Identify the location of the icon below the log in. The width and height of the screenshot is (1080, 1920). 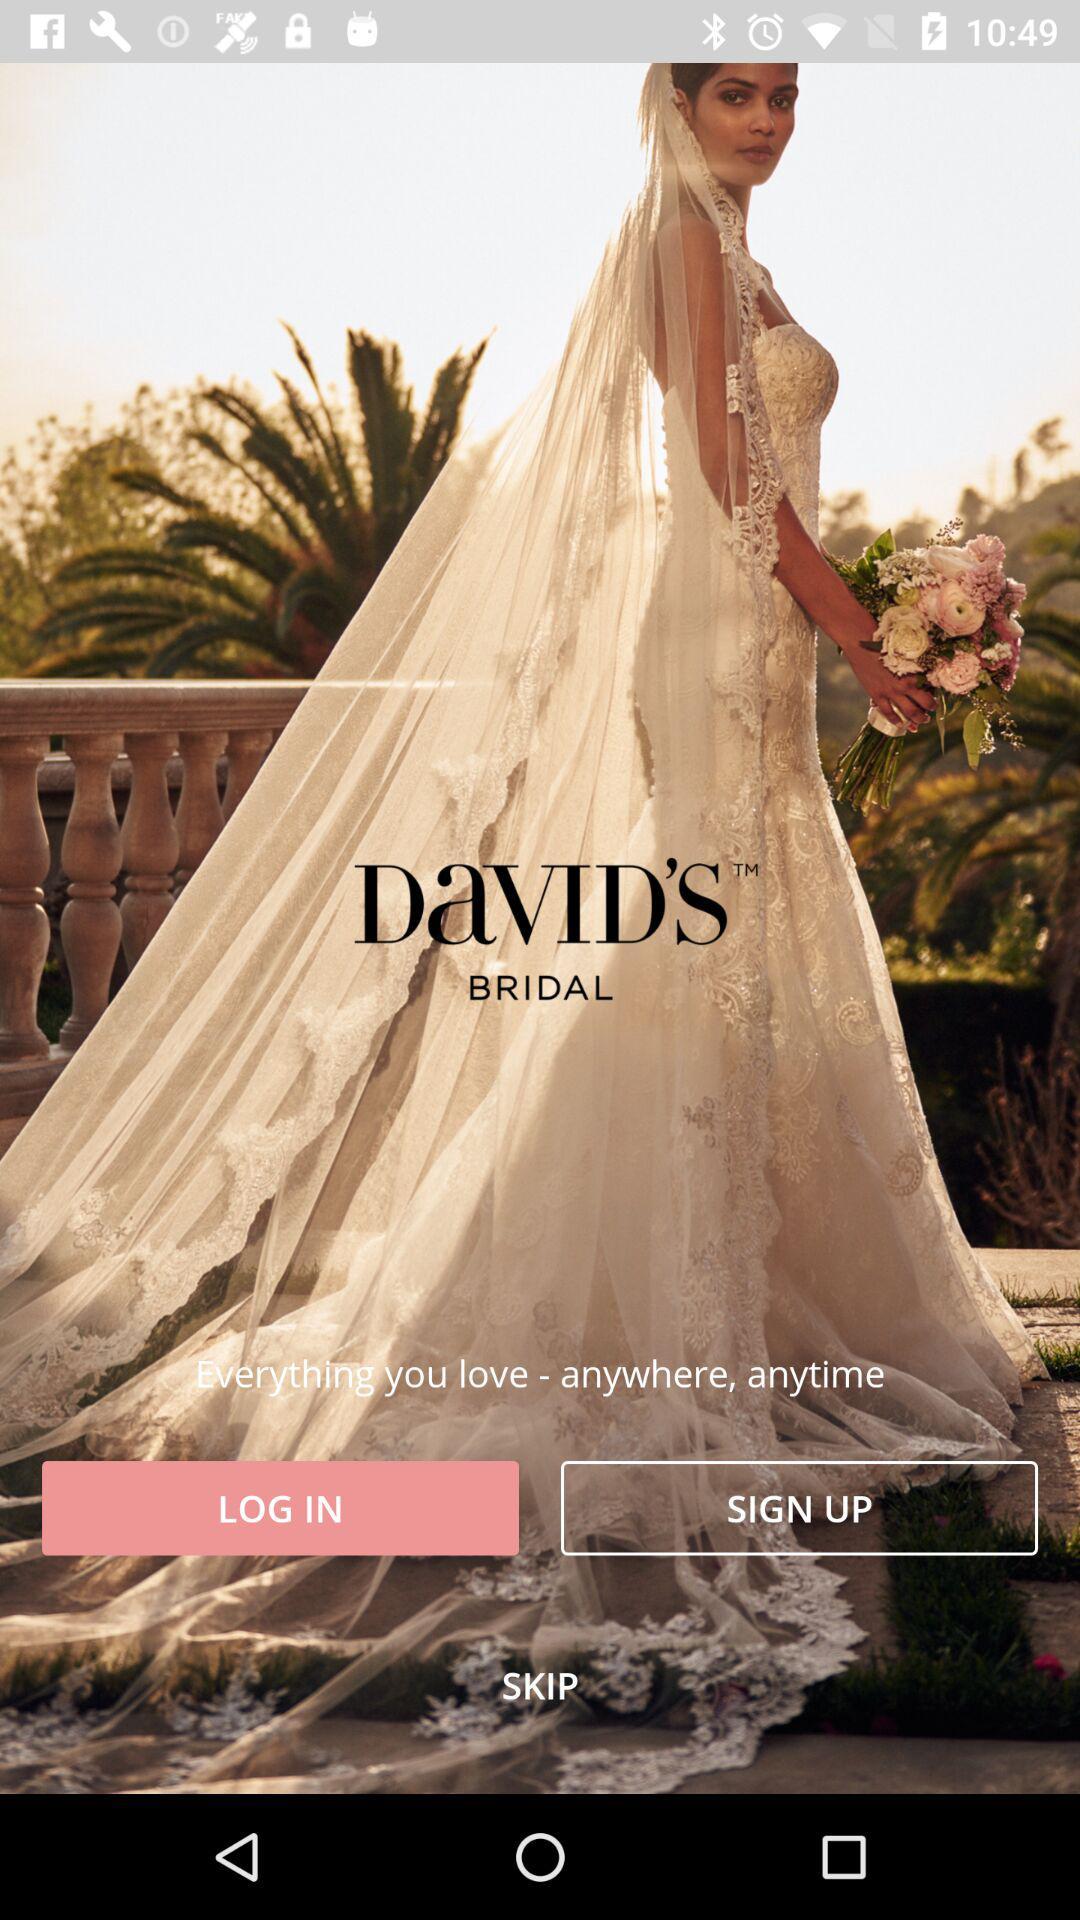
(540, 1684).